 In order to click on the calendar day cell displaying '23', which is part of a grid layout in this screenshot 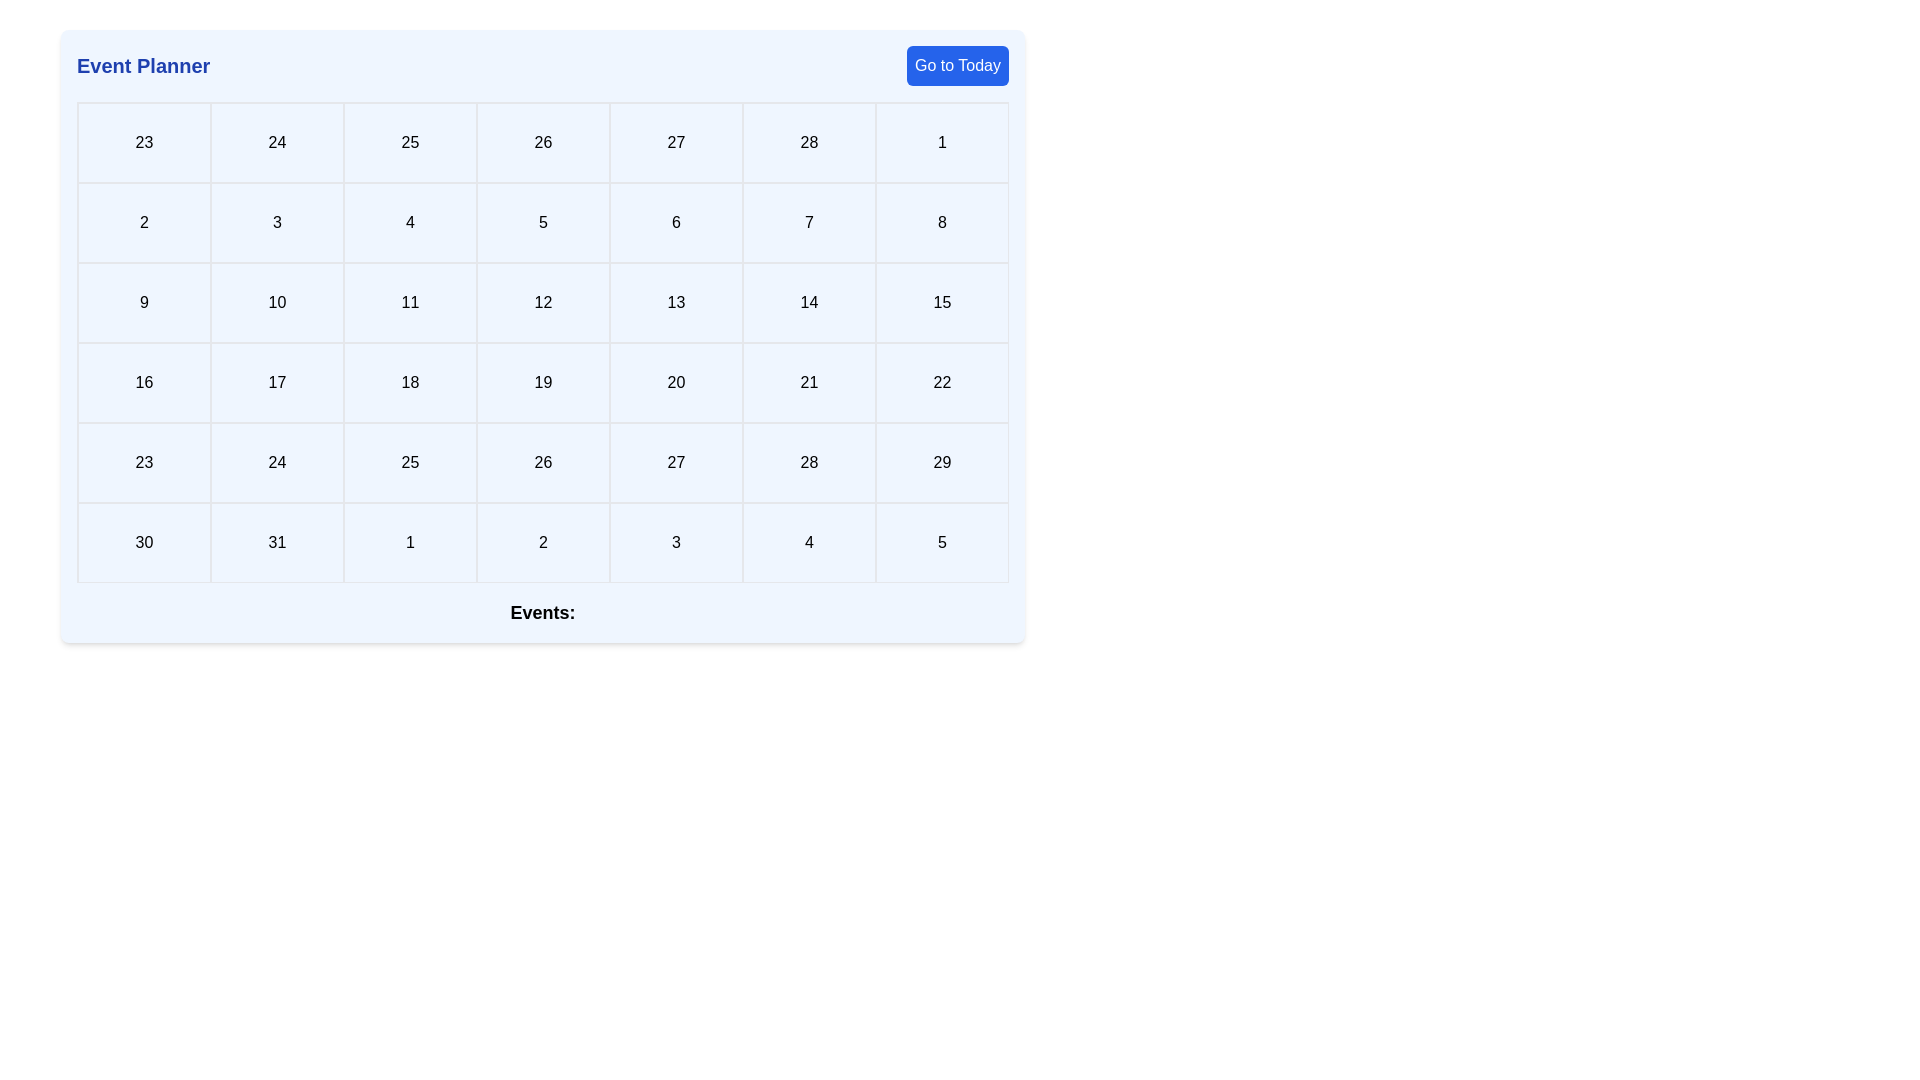, I will do `click(143, 462)`.